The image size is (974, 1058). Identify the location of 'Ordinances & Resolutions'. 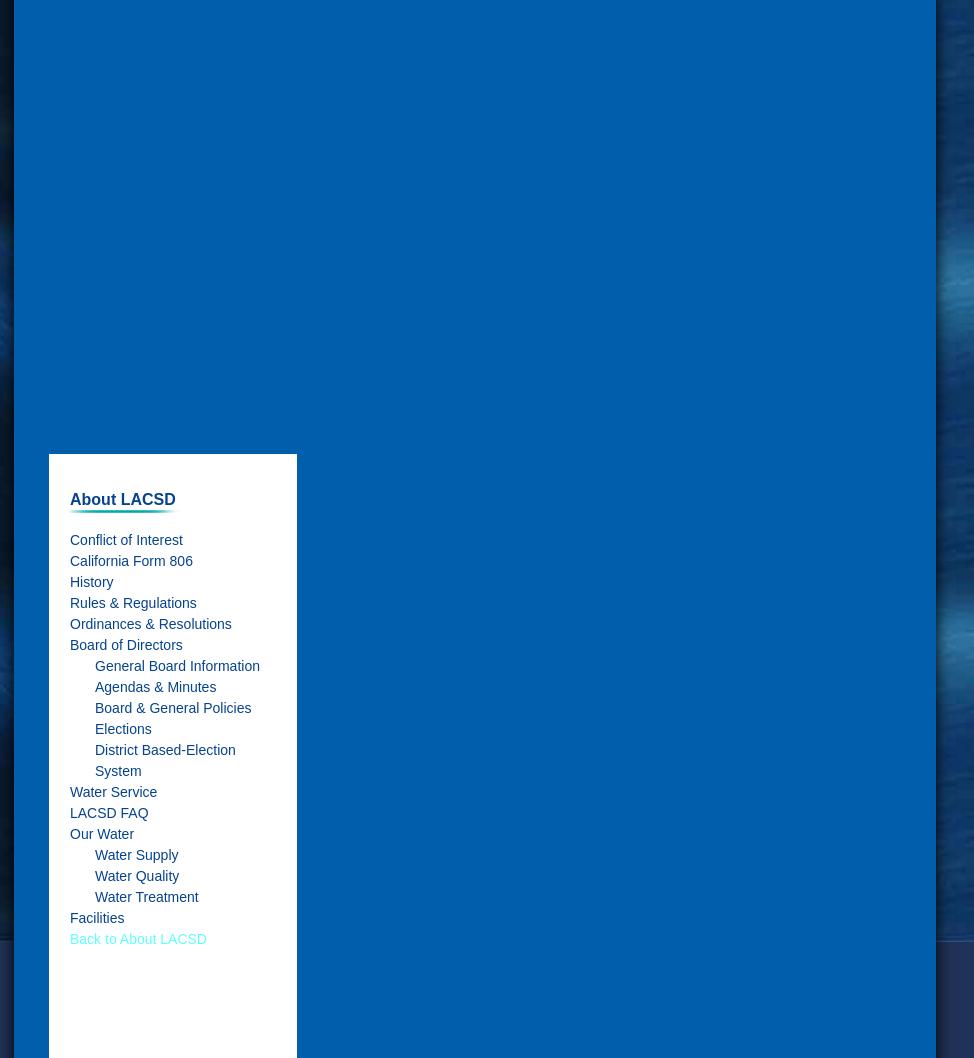
(149, 621).